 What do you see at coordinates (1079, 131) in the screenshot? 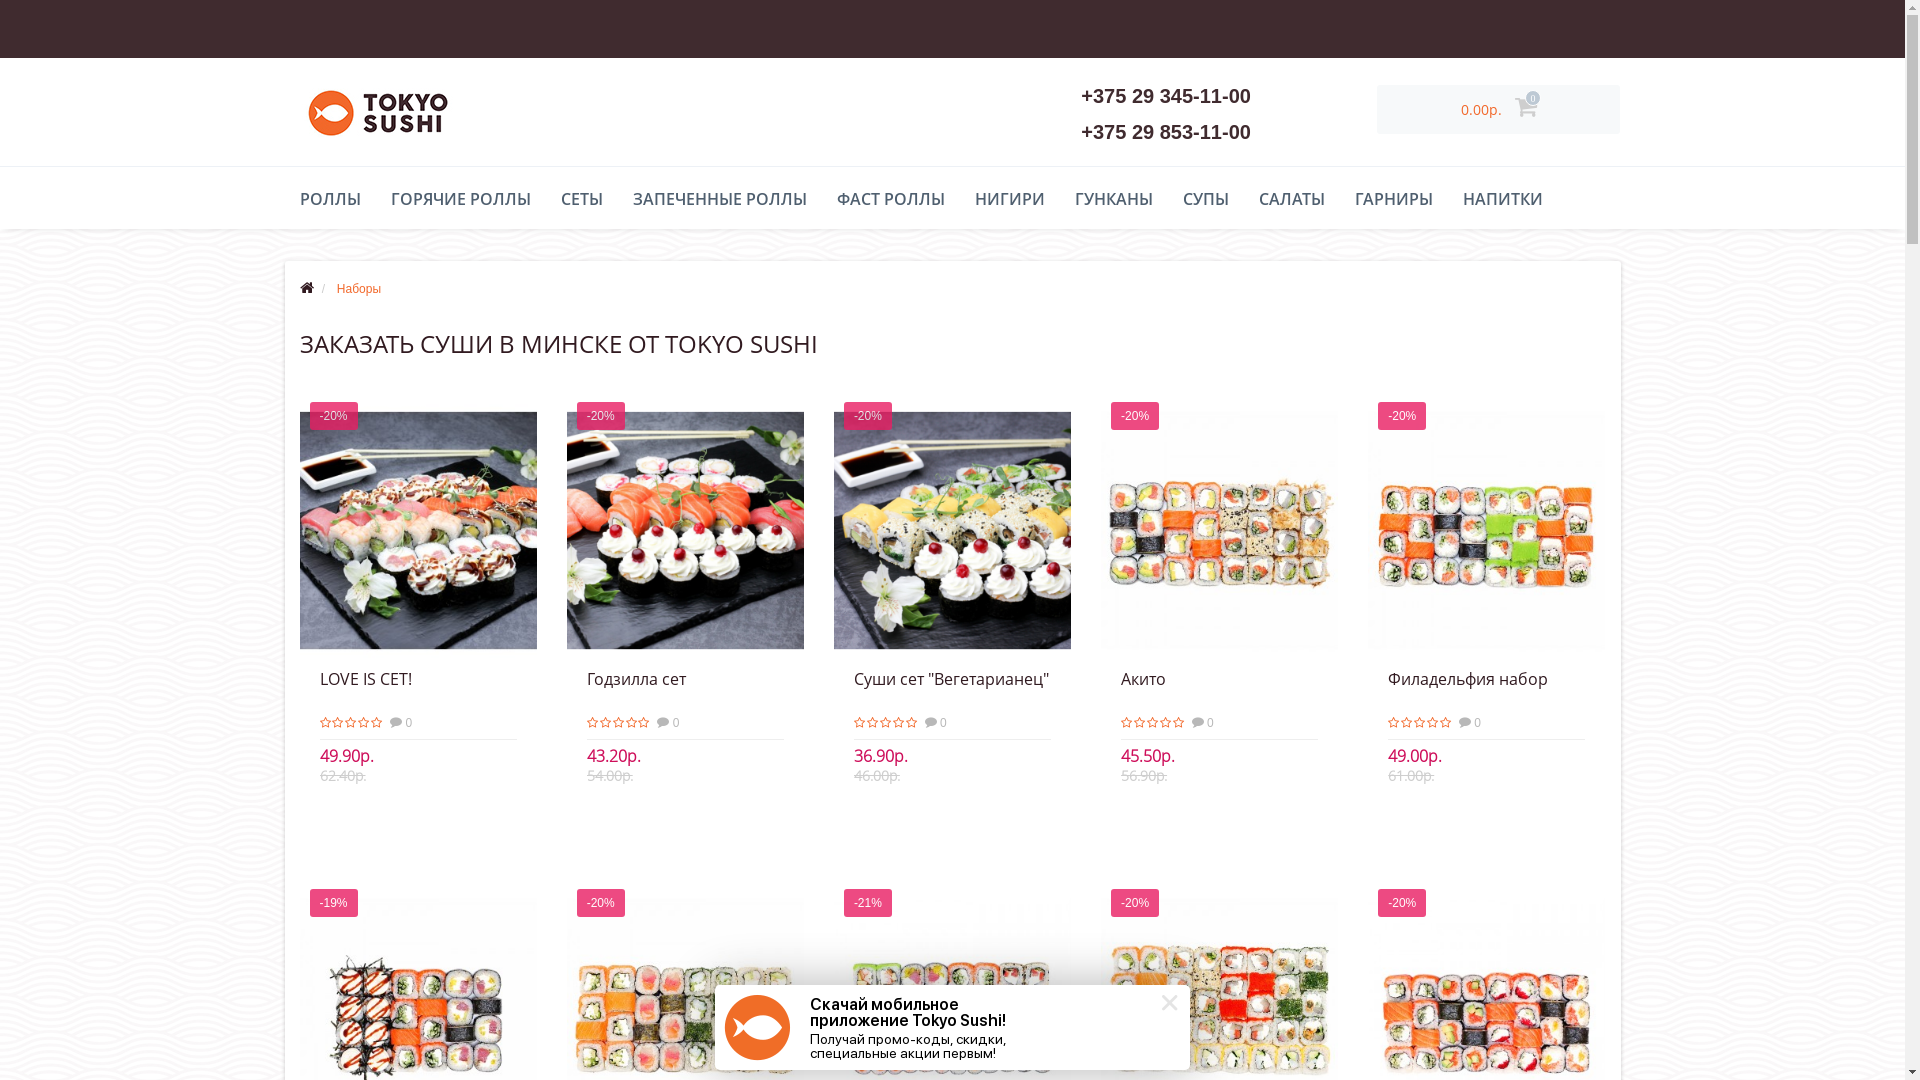
I see `'+375 29 853-11-00'` at bounding box center [1079, 131].